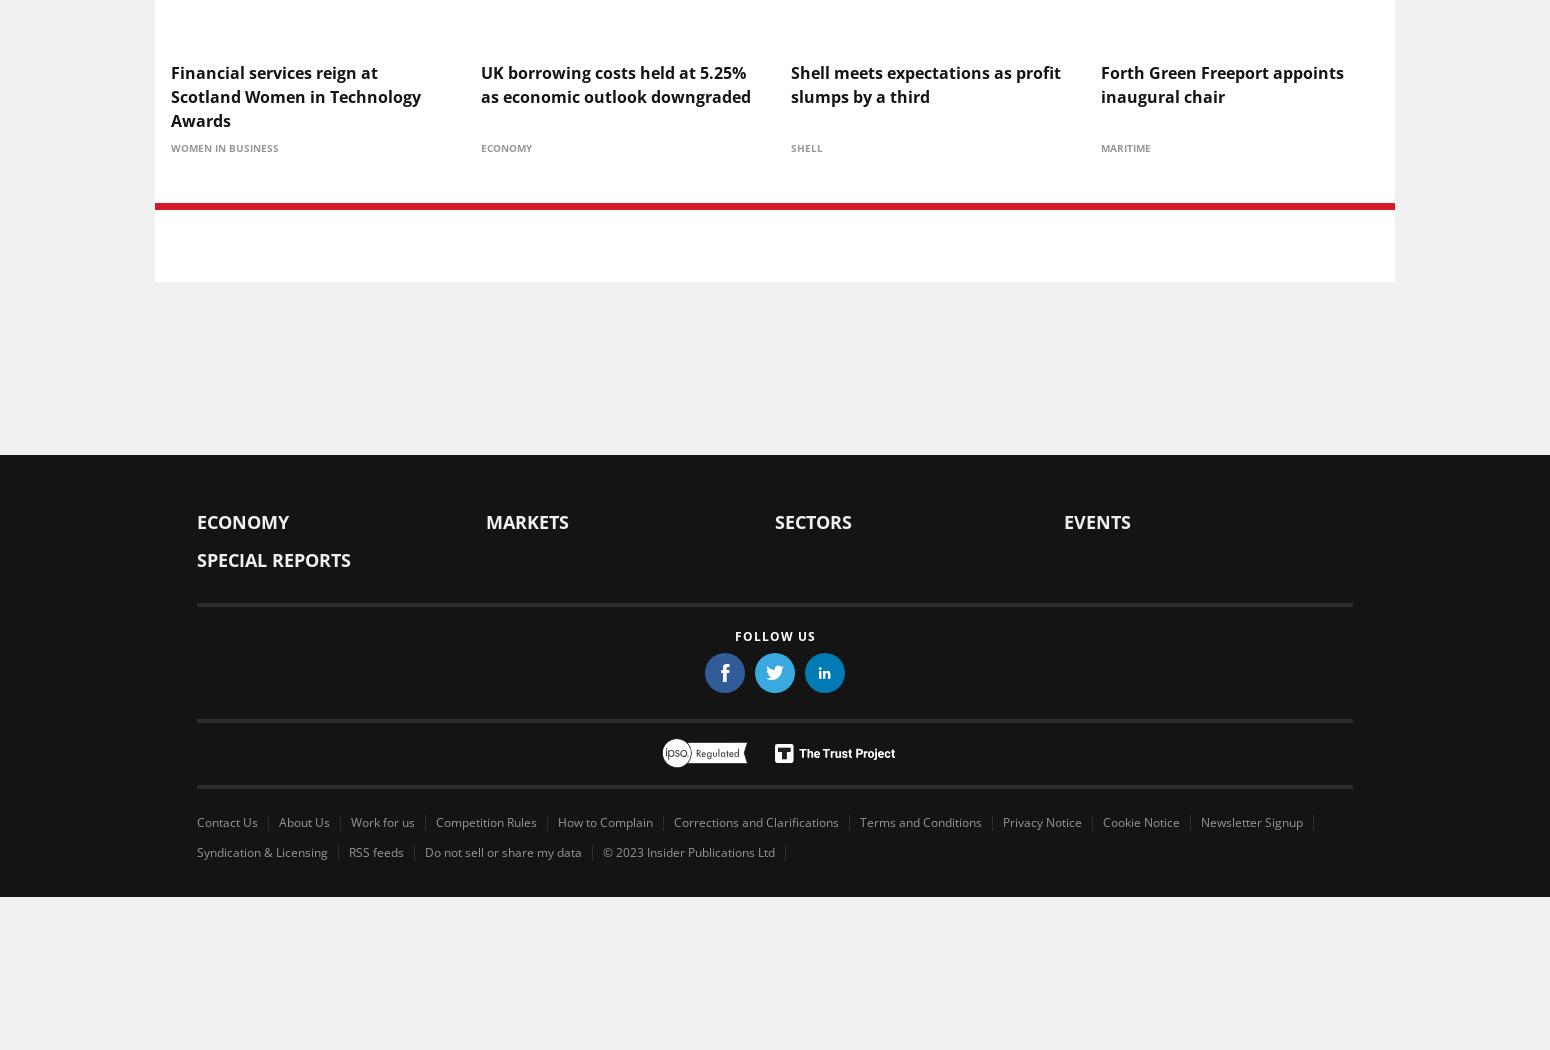 Image resolution: width=1550 pixels, height=1050 pixels. What do you see at coordinates (1096, 520) in the screenshot?
I see `'Events'` at bounding box center [1096, 520].